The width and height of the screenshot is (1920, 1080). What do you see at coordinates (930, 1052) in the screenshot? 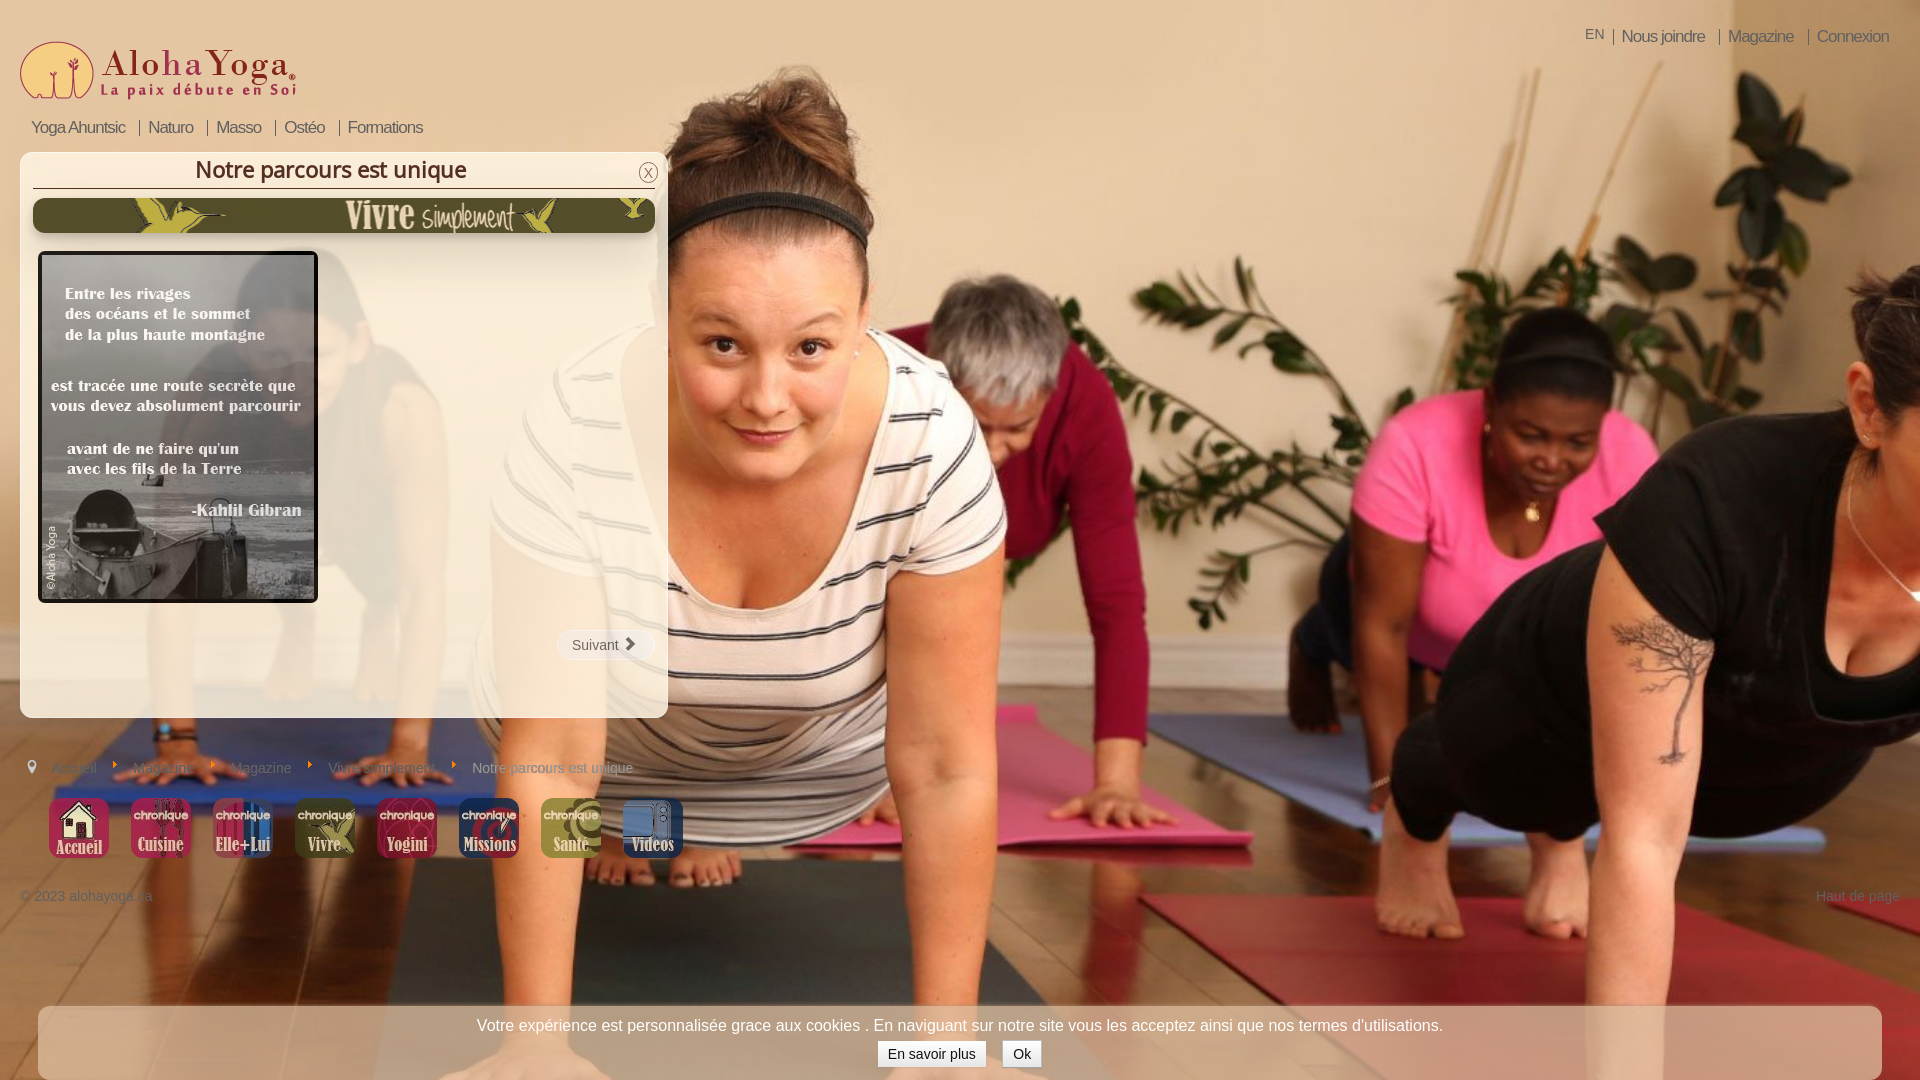
I see `'En savoir plus'` at bounding box center [930, 1052].